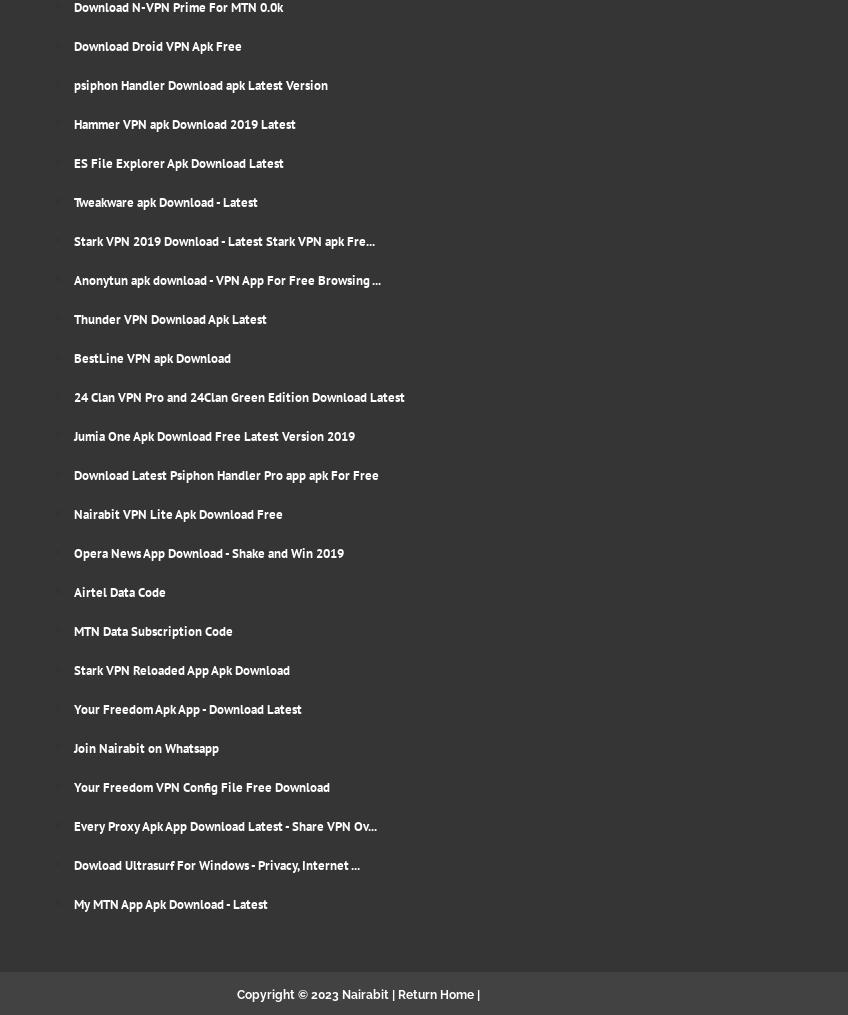 Image resolution: width=848 pixels, height=1015 pixels. What do you see at coordinates (224, 825) in the screenshot?
I see `'Every Proxy Apk App Download Latest - Share VPN Ov...'` at bounding box center [224, 825].